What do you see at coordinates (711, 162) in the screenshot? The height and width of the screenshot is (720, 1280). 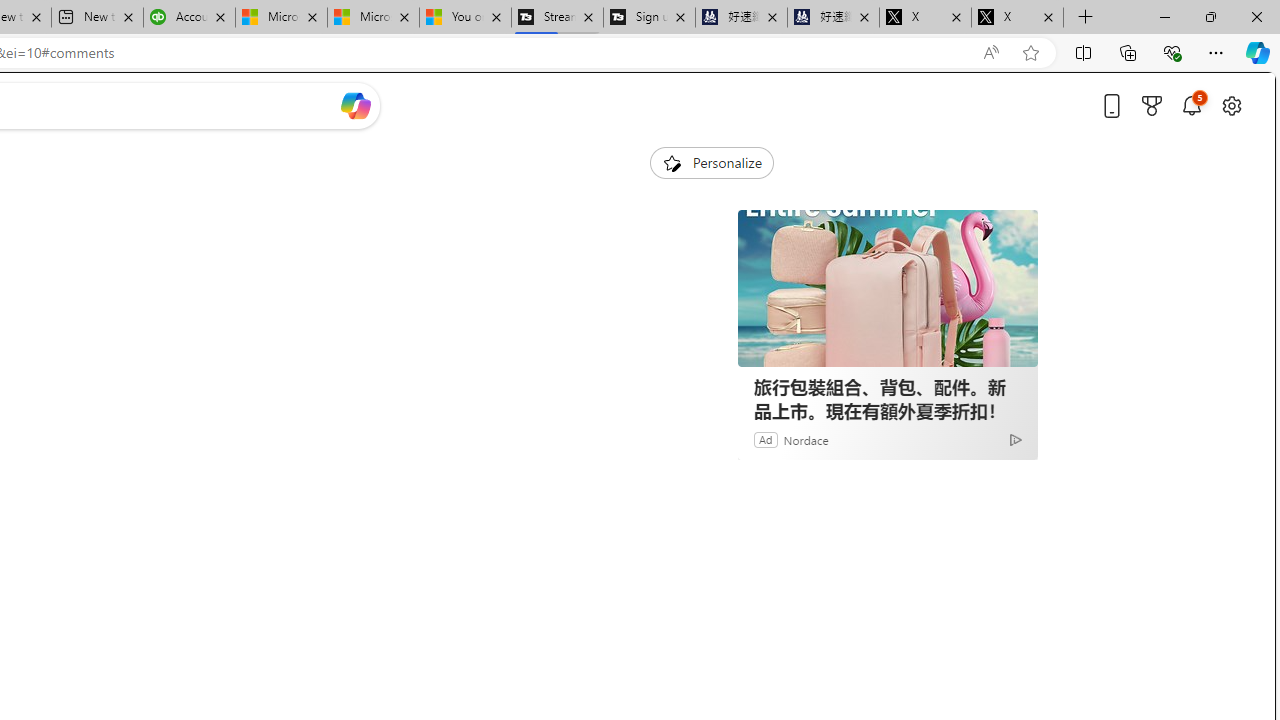 I see `'Personalize'` at bounding box center [711, 162].